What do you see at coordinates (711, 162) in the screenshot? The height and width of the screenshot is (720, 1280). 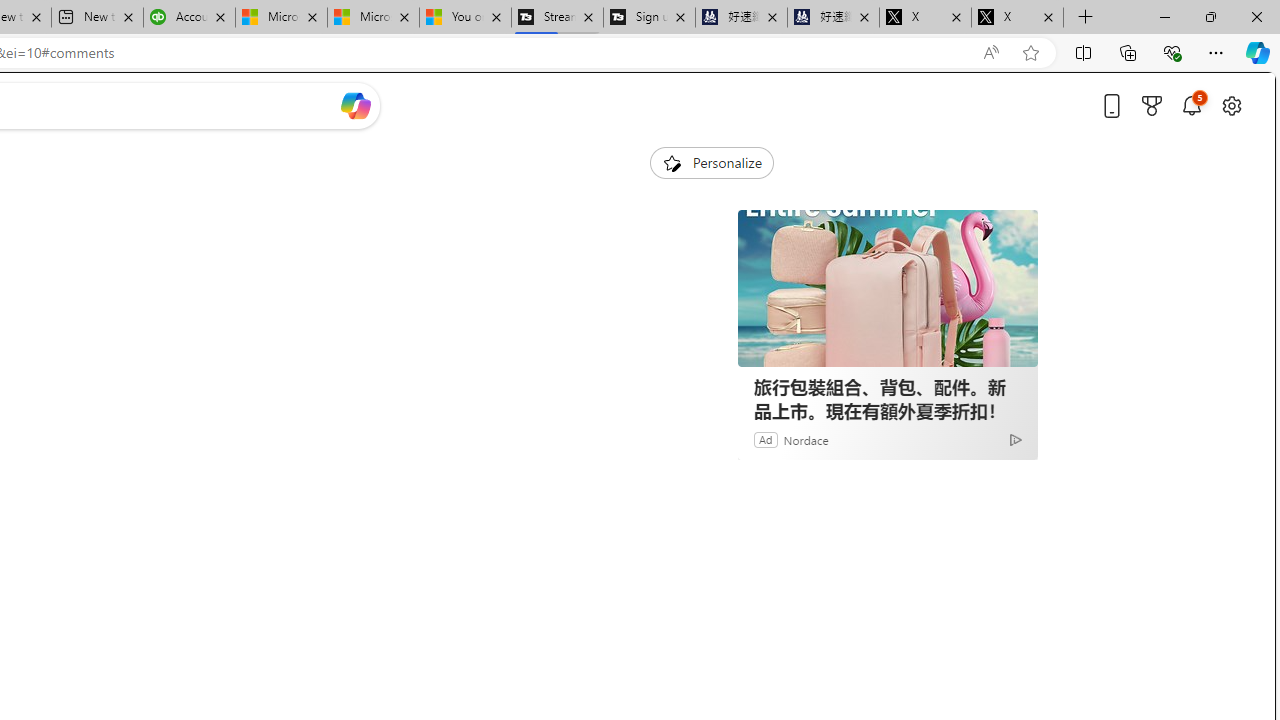 I see `'Personalize'` at bounding box center [711, 162].